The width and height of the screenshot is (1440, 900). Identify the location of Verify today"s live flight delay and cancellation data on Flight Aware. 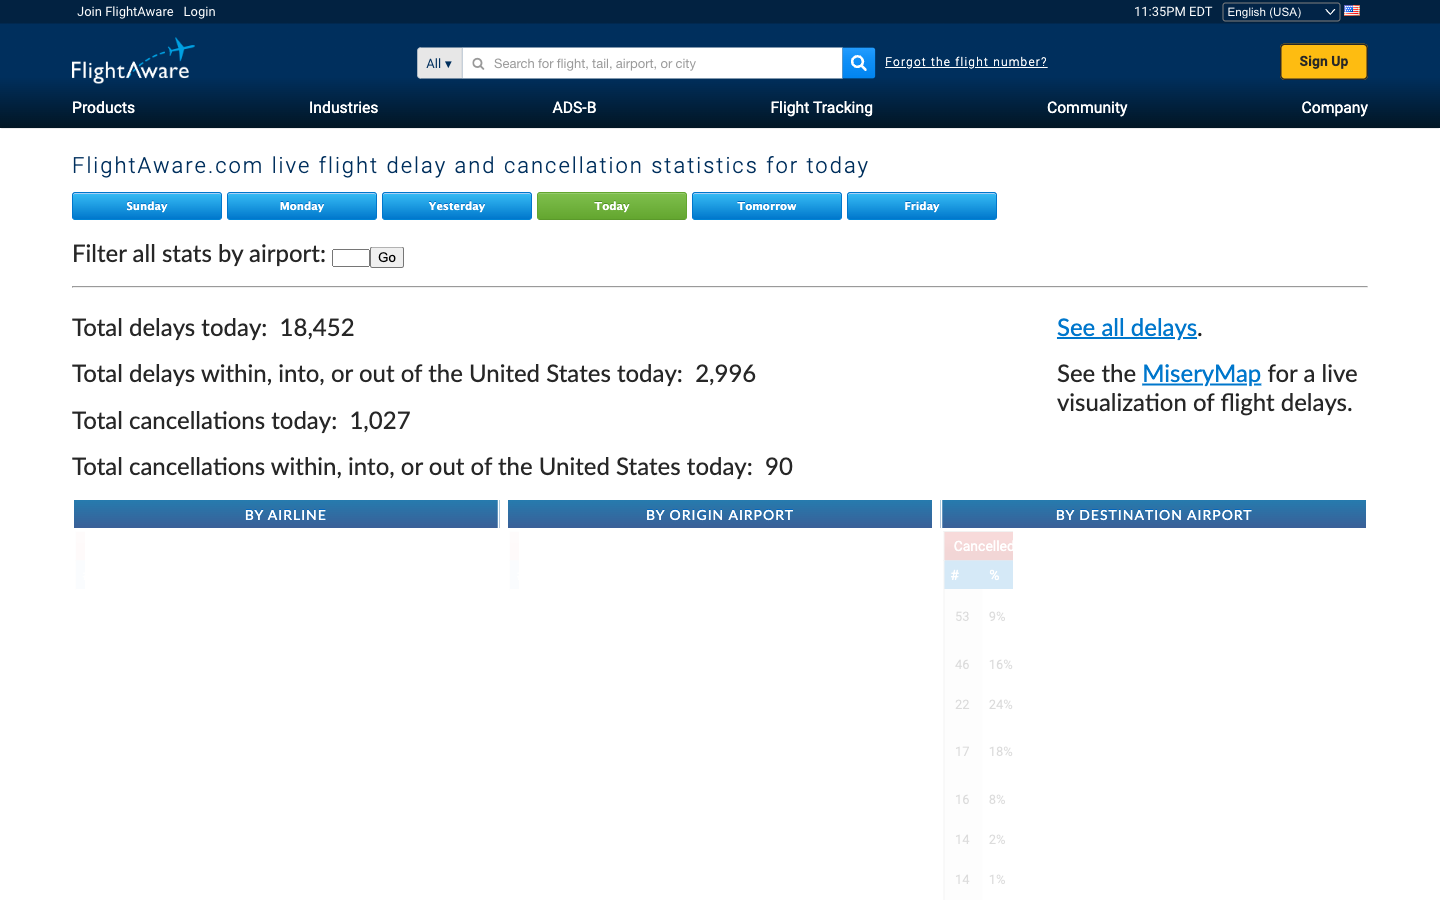
(613, 206).